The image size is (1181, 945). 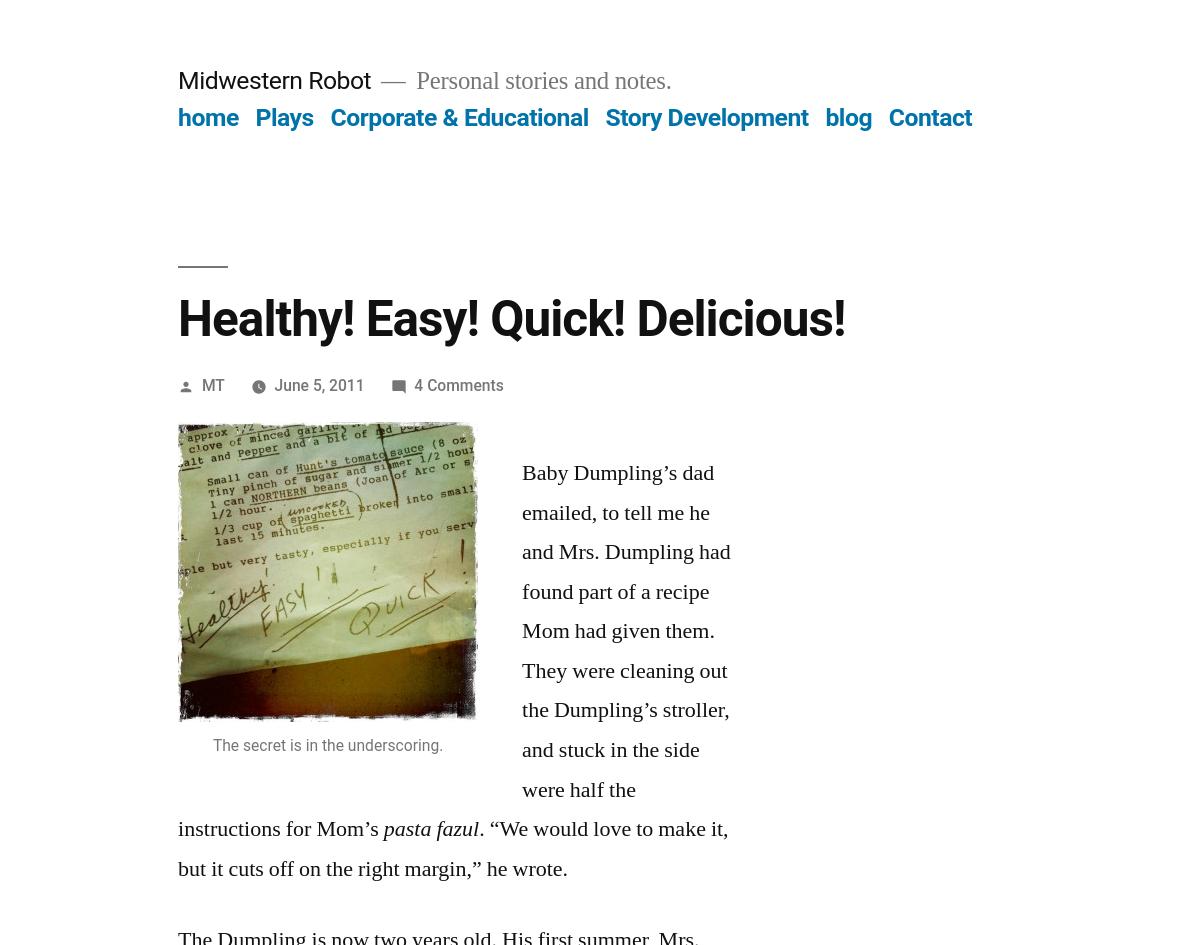 What do you see at coordinates (328, 116) in the screenshot?
I see `'Corporate & Educational'` at bounding box center [328, 116].